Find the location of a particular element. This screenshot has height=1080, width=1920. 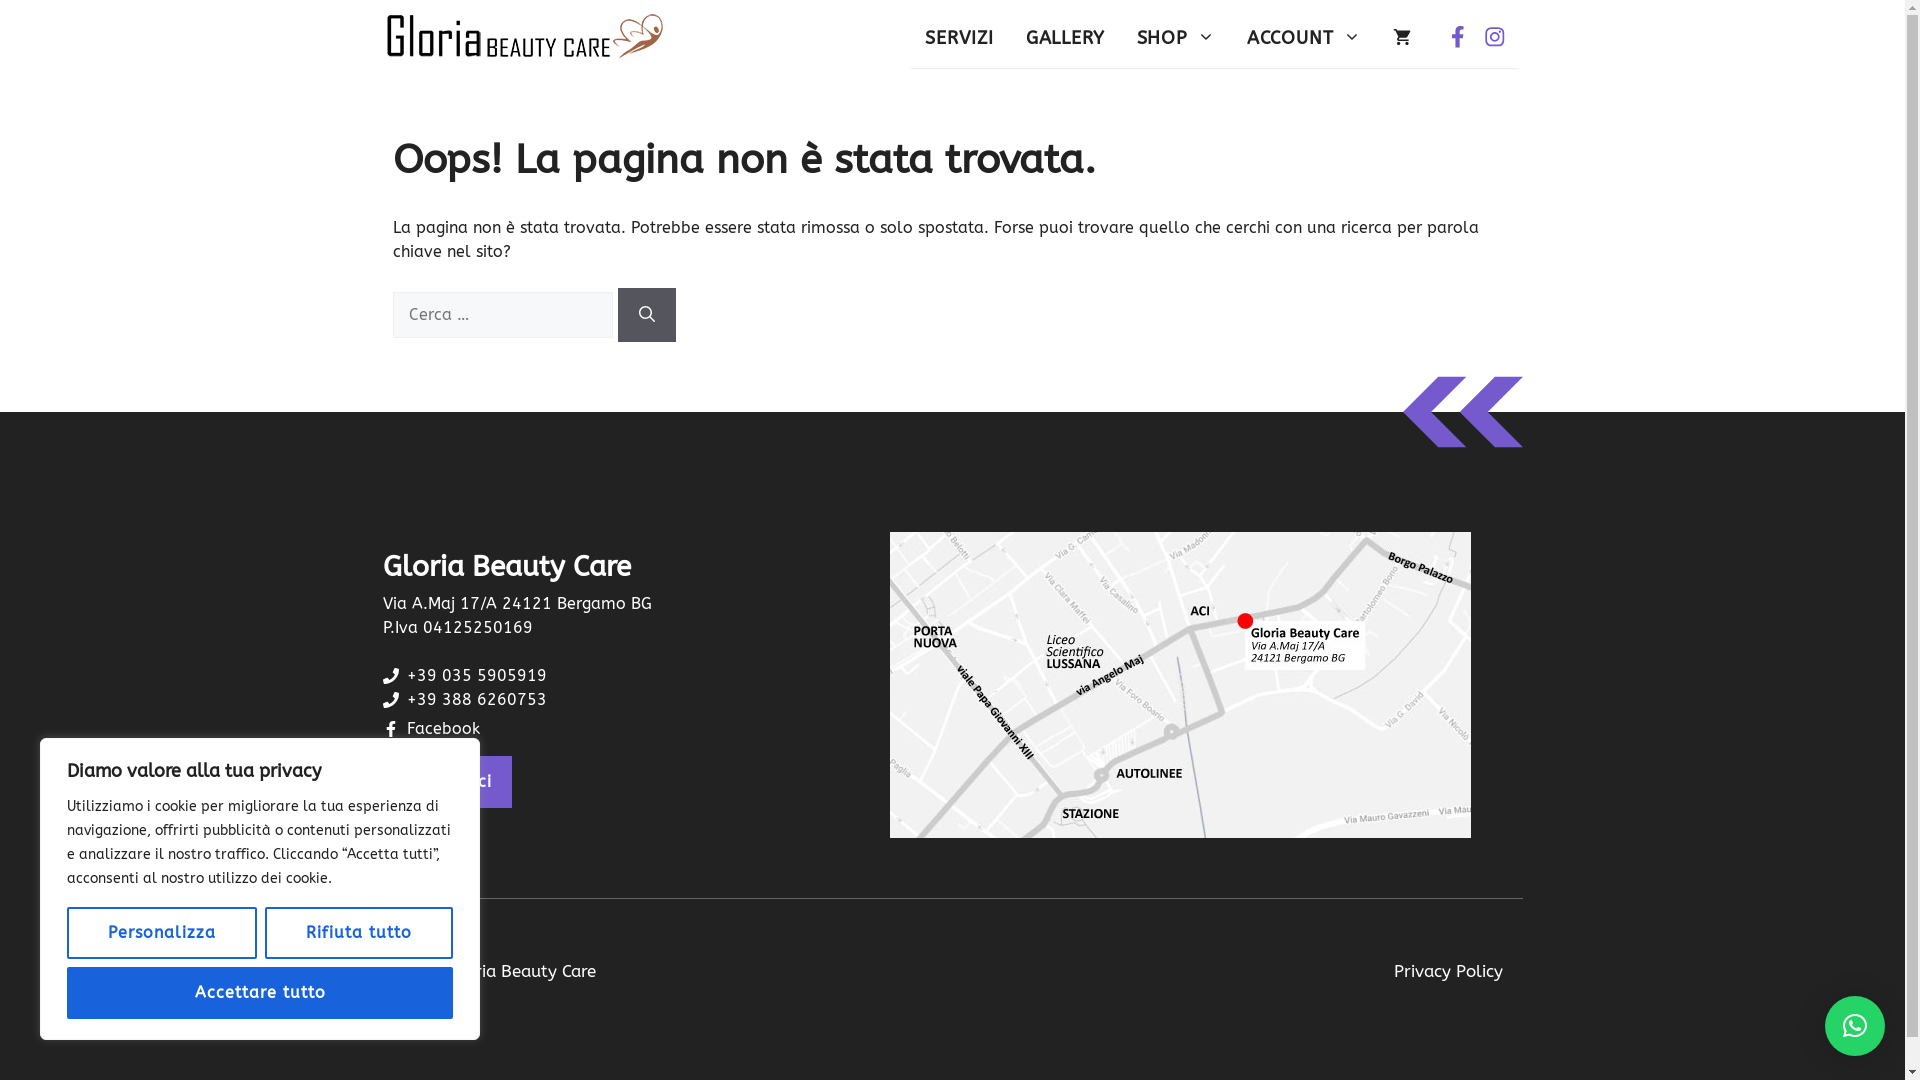

'ACCOUNT' is located at coordinates (1304, 38).